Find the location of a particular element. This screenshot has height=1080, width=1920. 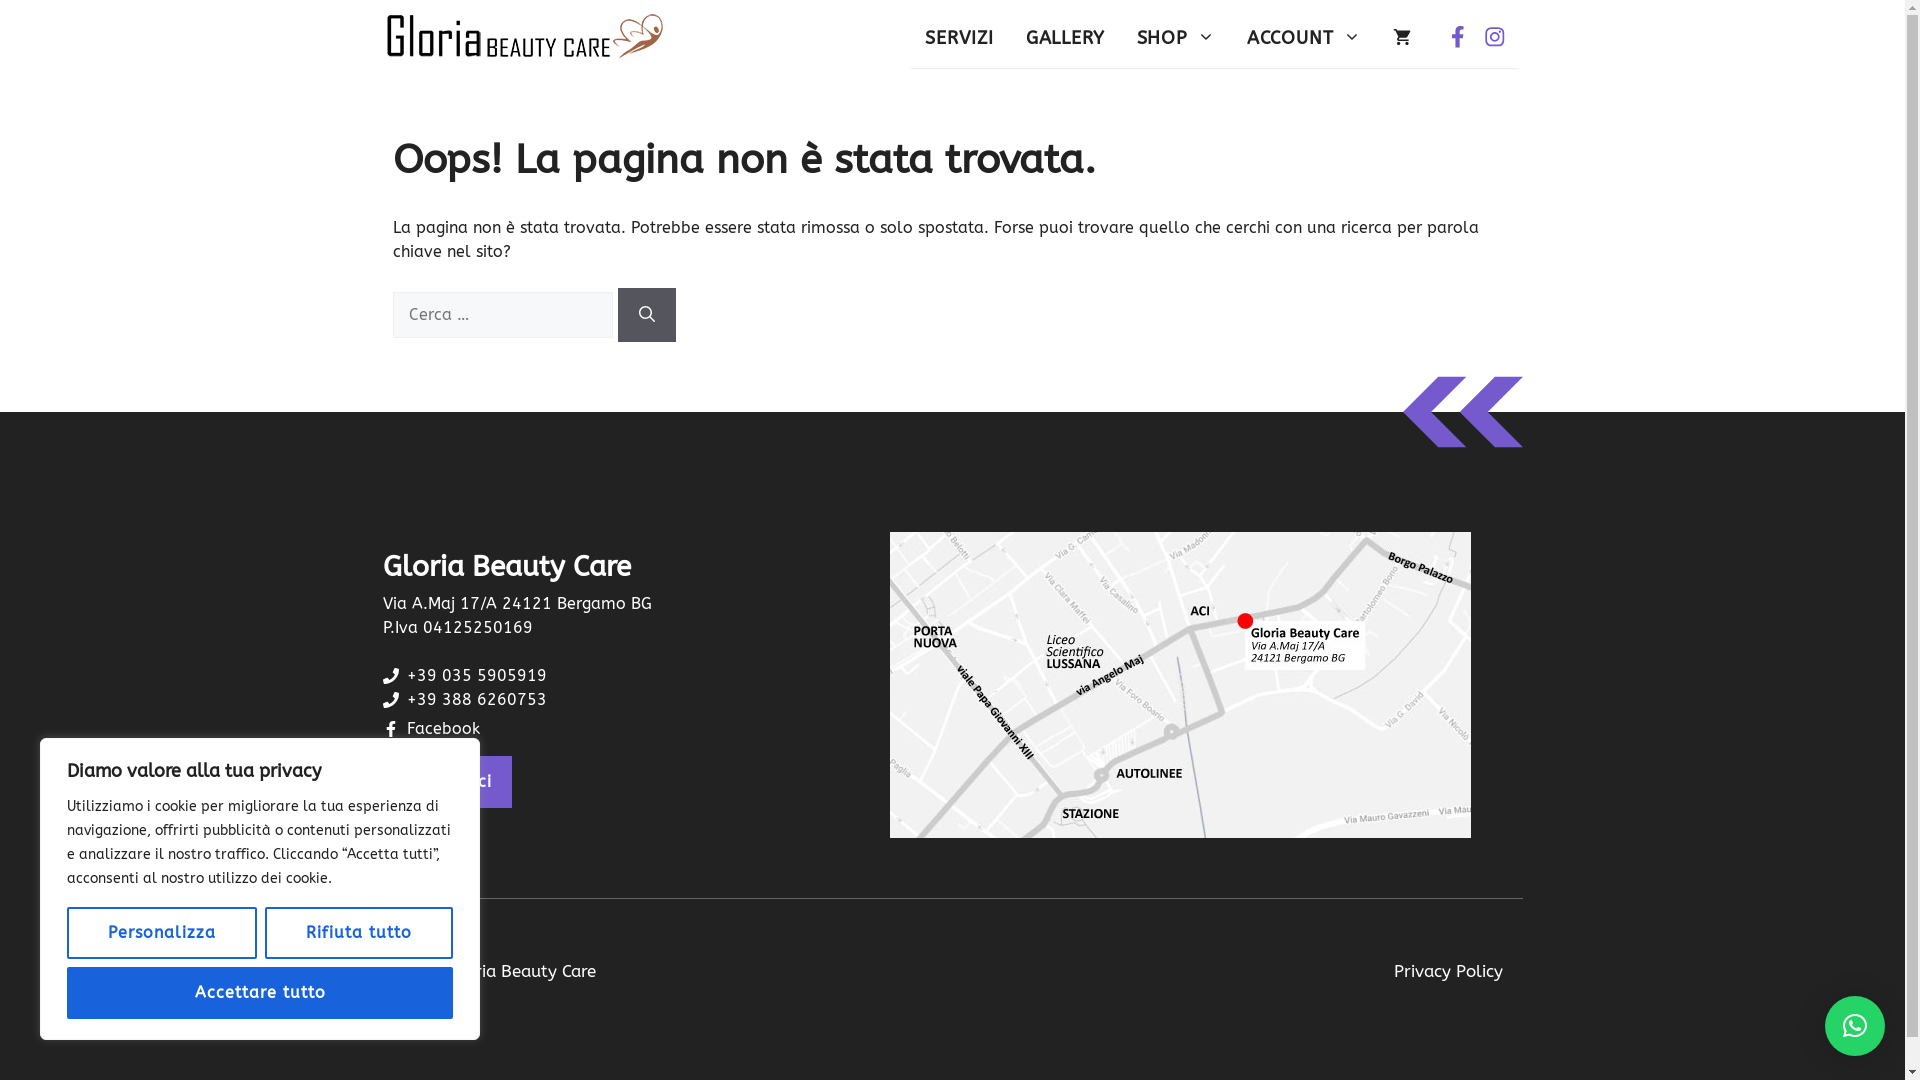

'ACCOUNT' is located at coordinates (1304, 38).